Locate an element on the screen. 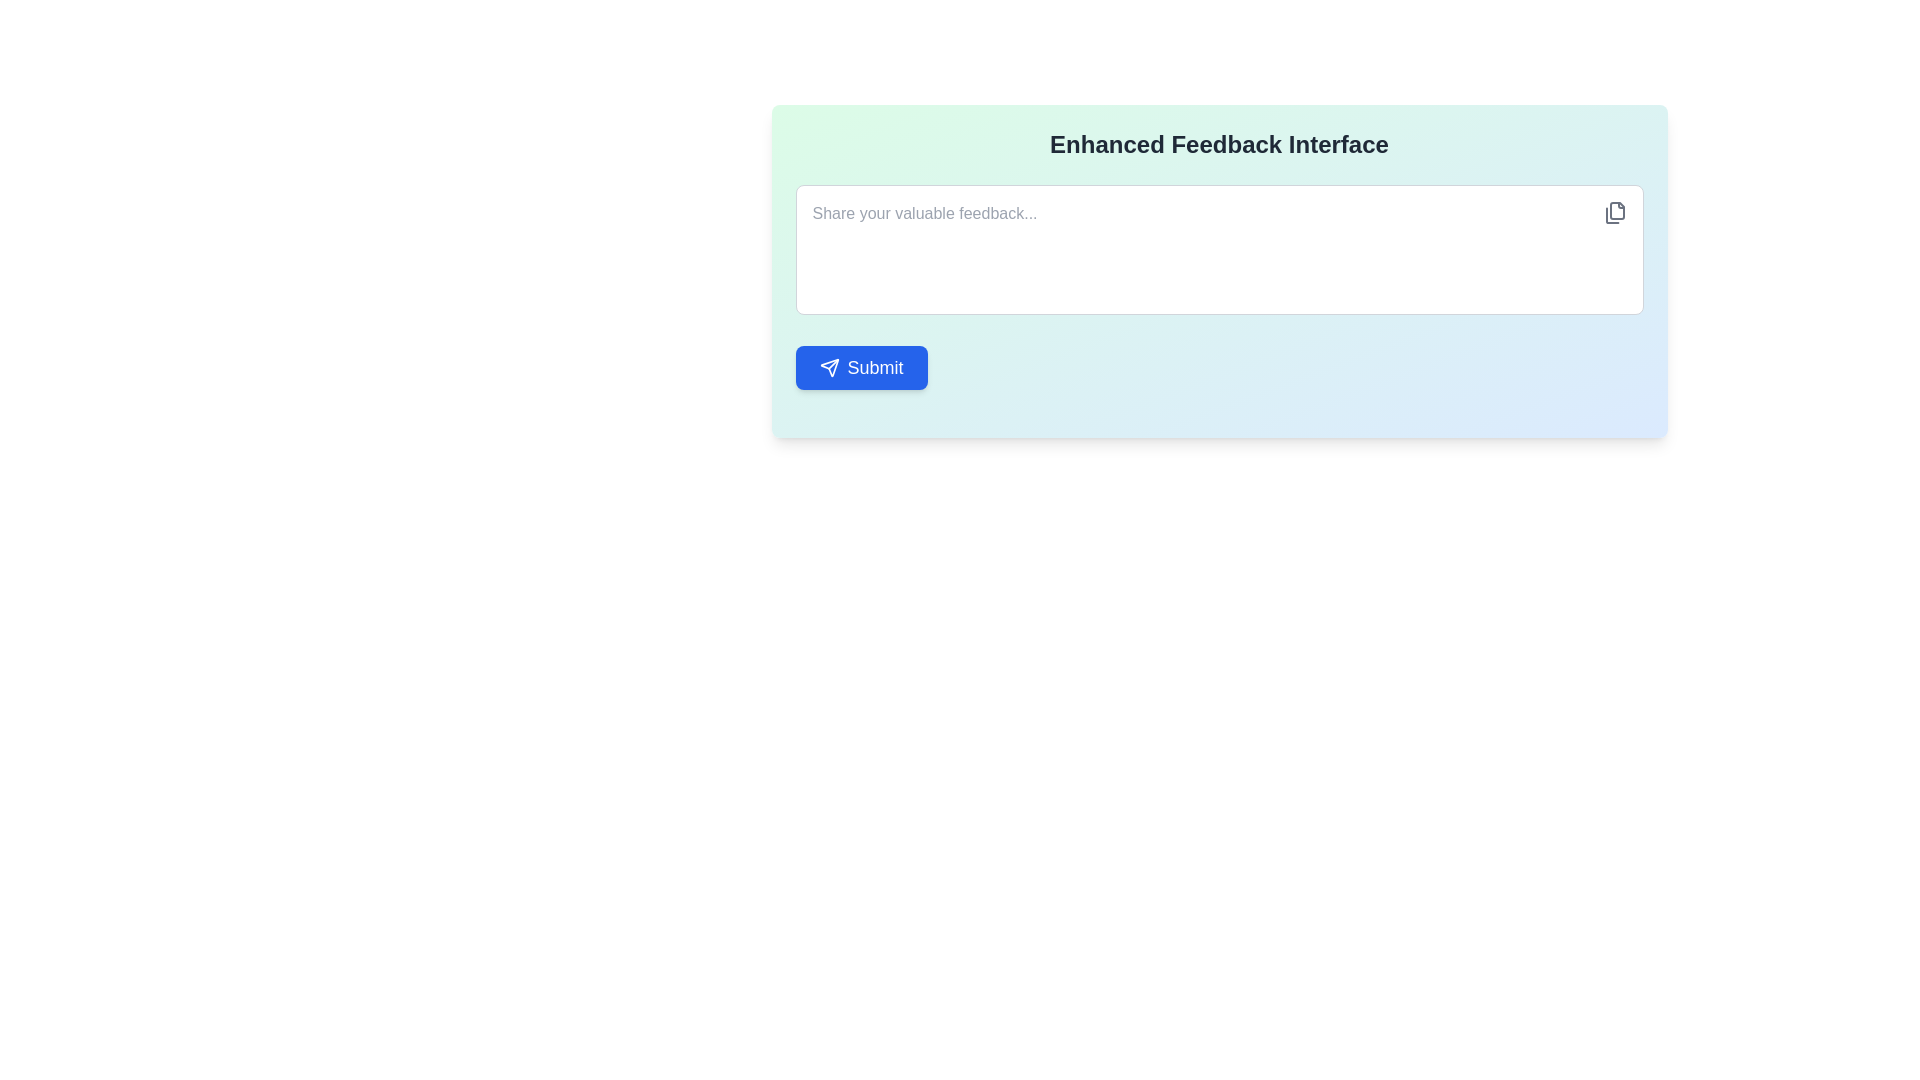 Image resolution: width=1920 pixels, height=1080 pixels. the icon inside the blue 'Submit' button located in the bottom-left section of the dialog box is located at coordinates (829, 367).